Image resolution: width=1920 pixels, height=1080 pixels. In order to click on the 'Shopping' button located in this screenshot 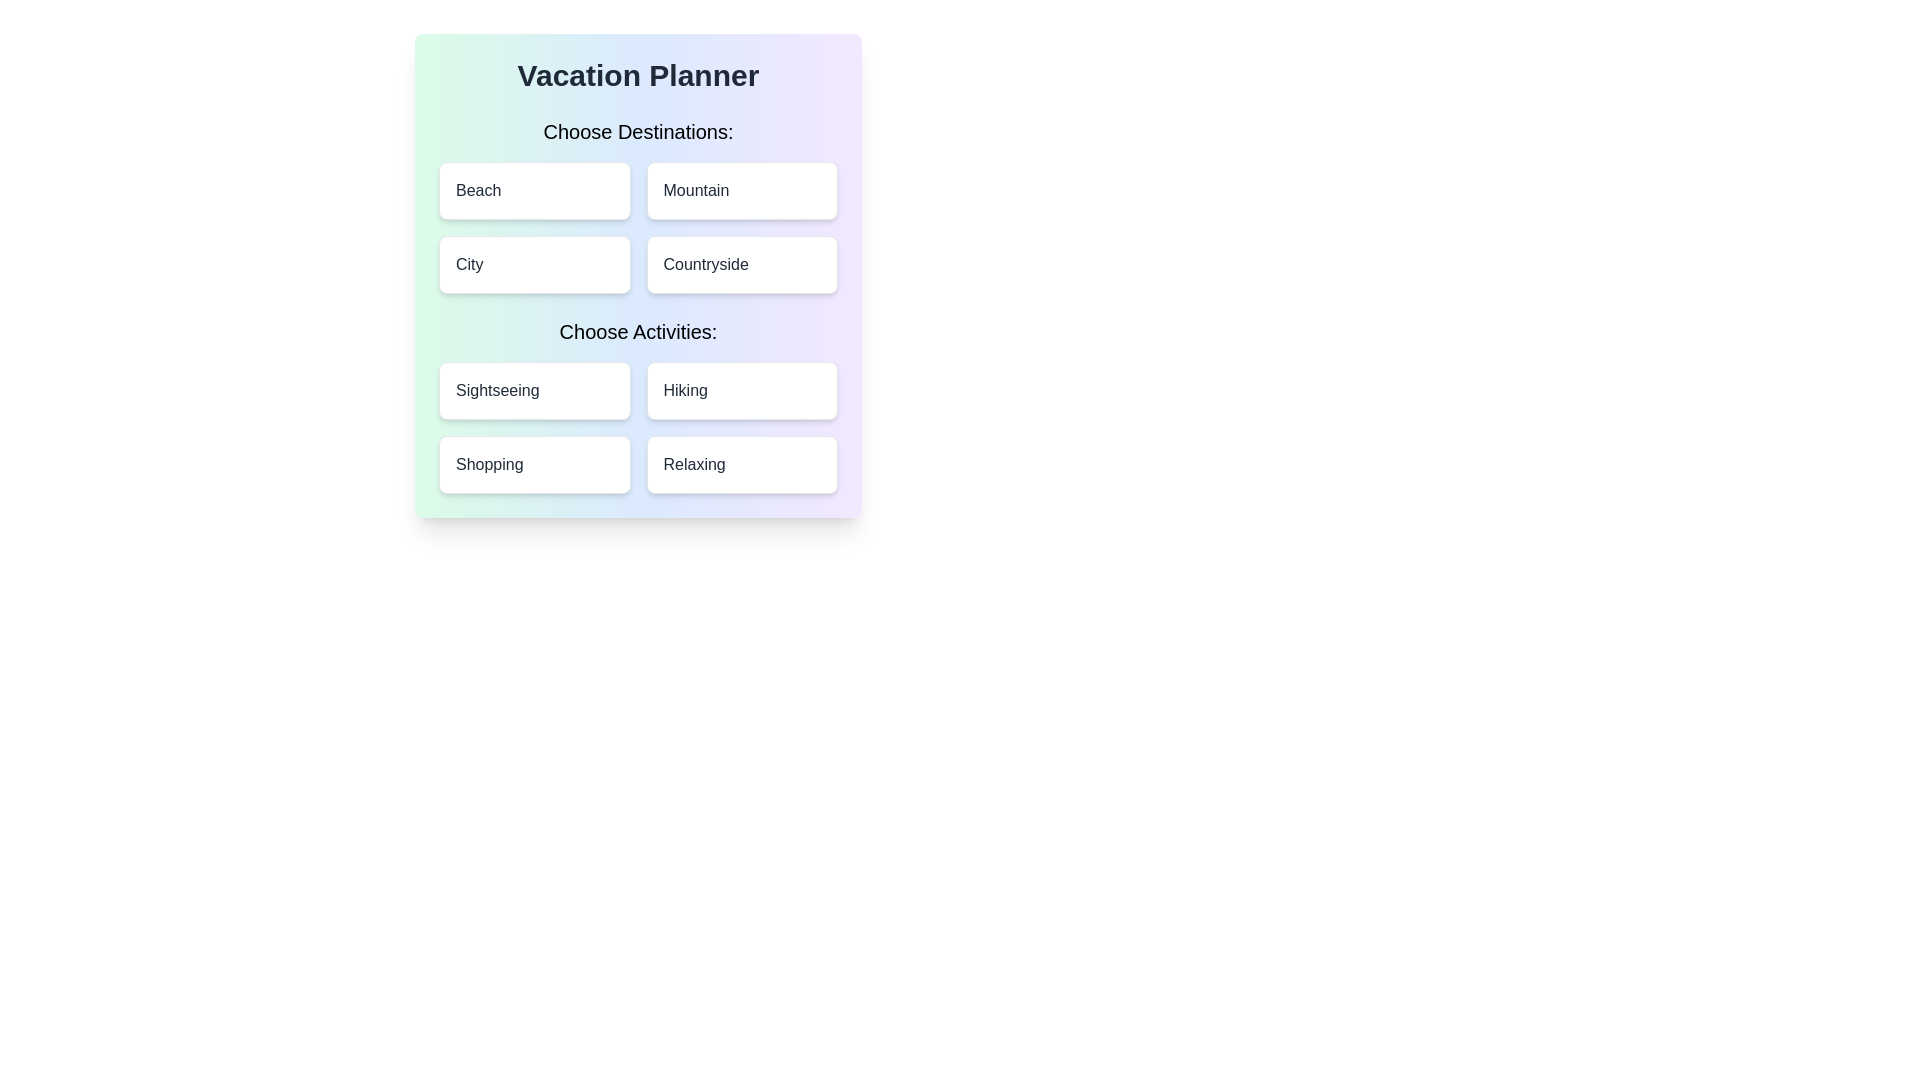, I will do `click(534, 465)`.